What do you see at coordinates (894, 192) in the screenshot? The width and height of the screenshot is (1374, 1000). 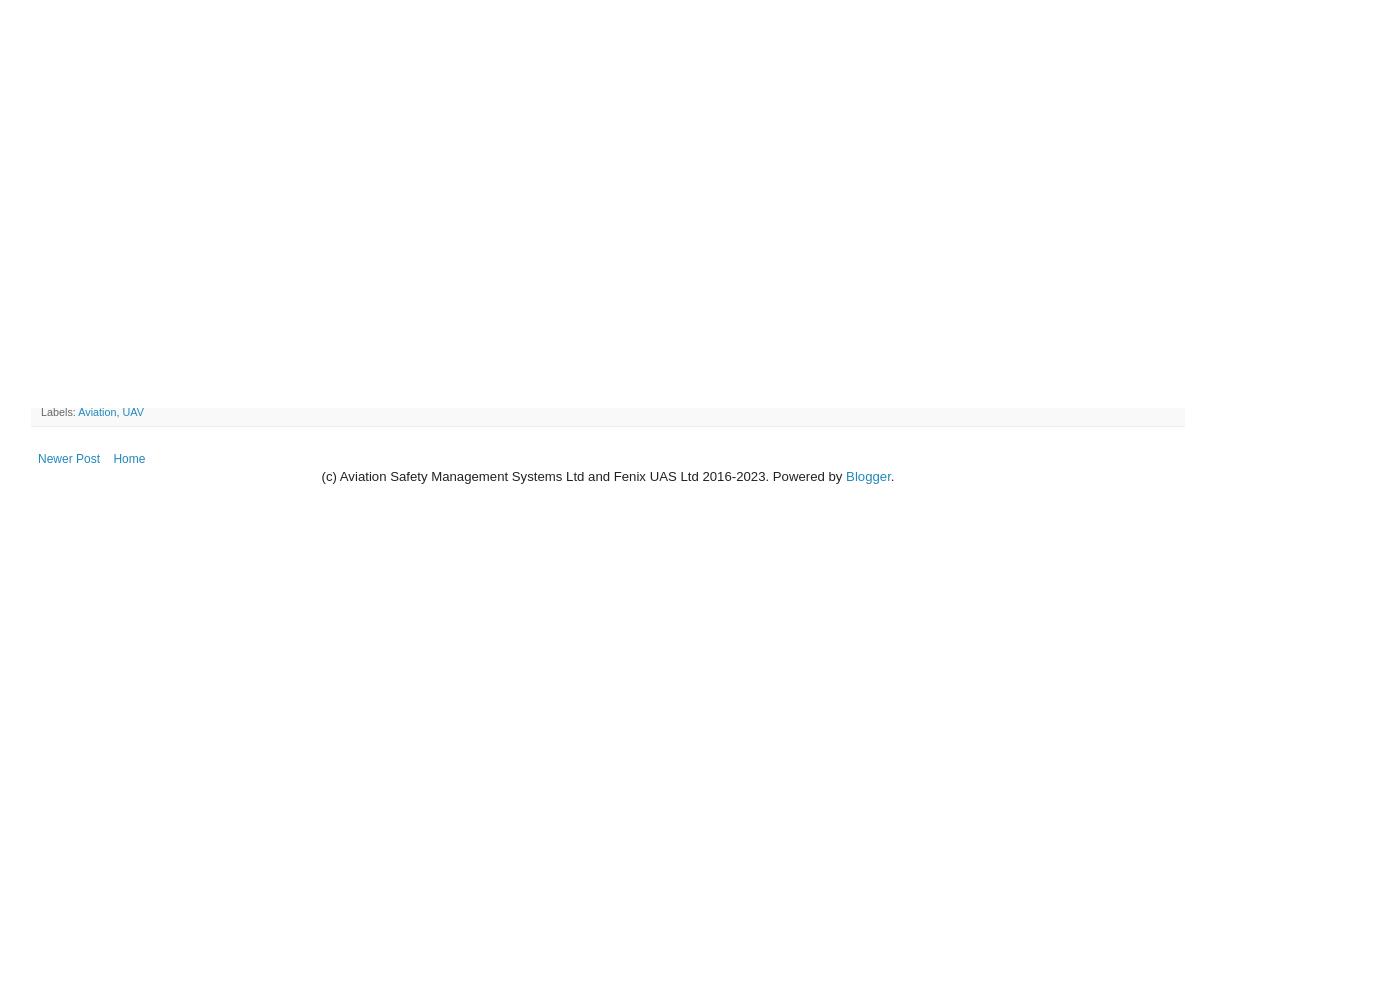 I see `'About'` at bounding box center [894, 192].